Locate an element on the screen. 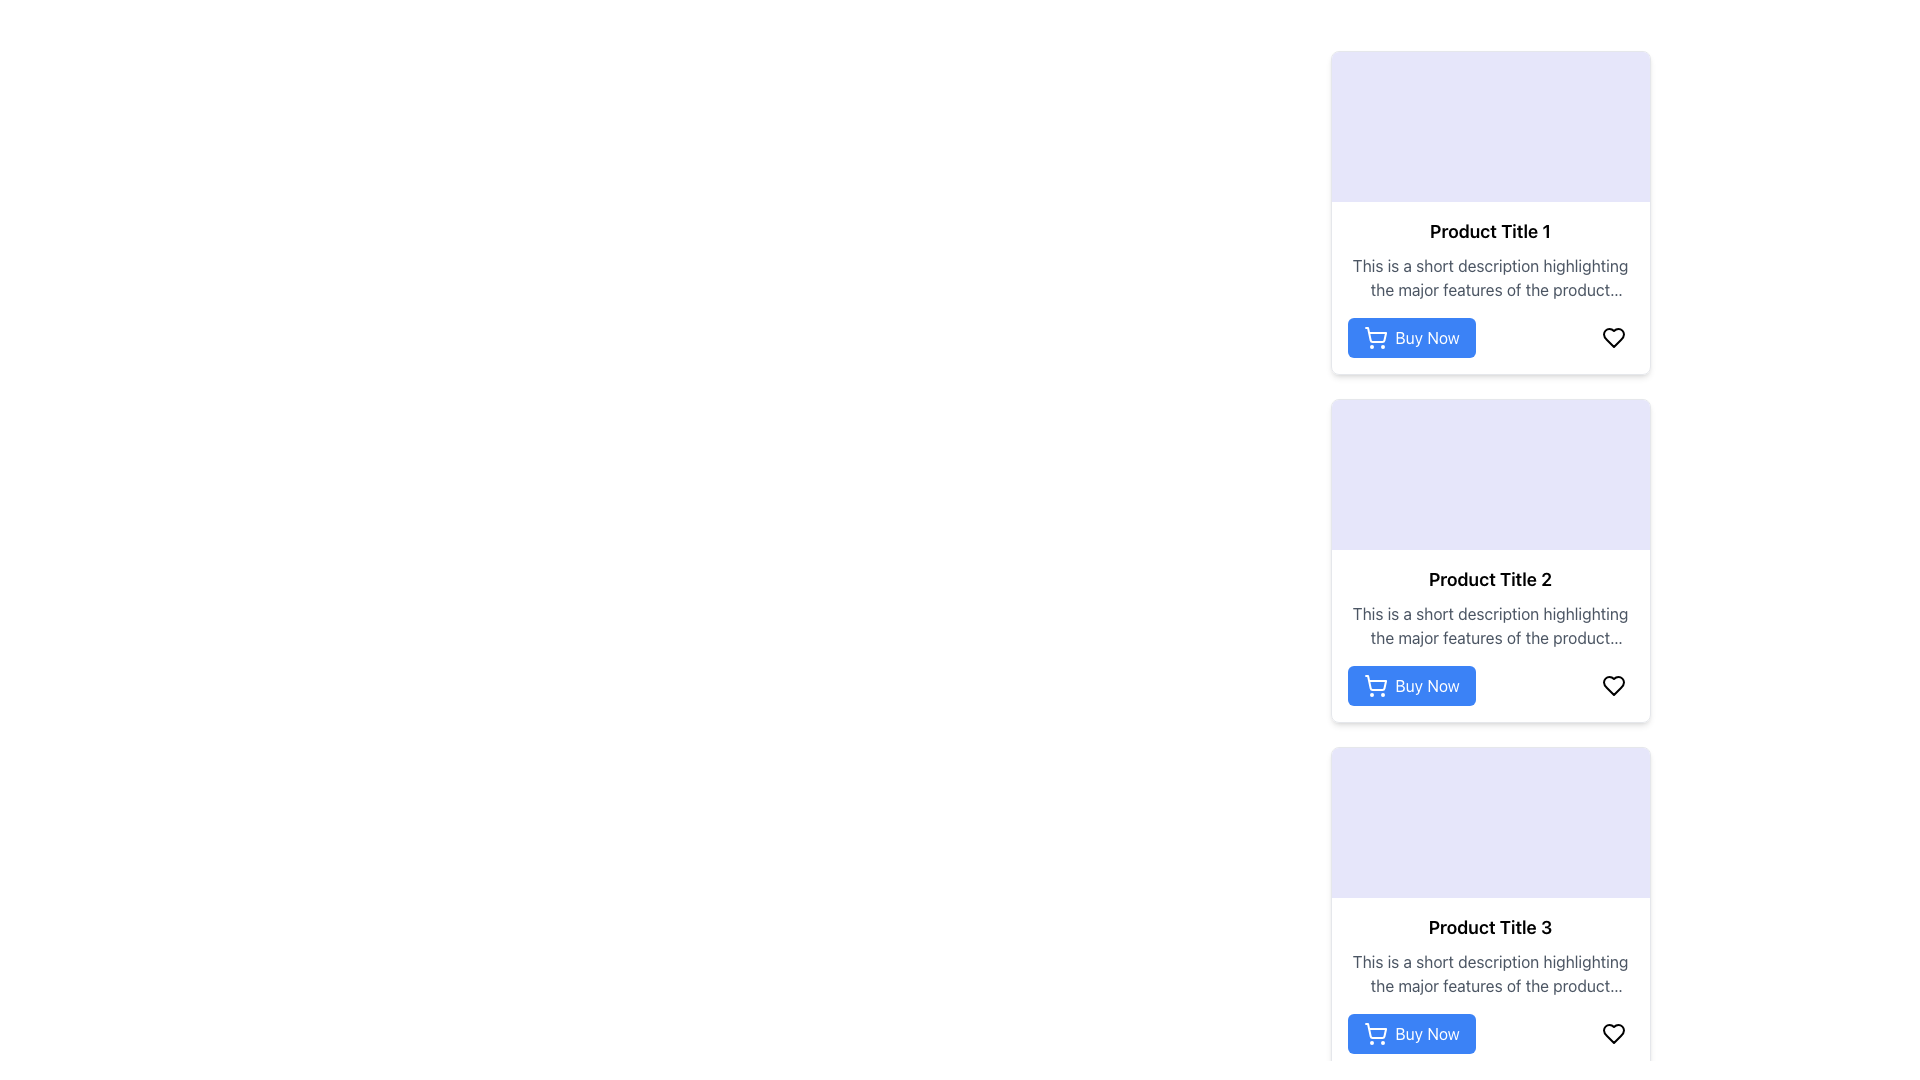 This screenshot has width=1920, height=1080. the outlined heart icon located at the bottom-right corner of the 'Product Title 2' card is located at coordinates (1613, 685).